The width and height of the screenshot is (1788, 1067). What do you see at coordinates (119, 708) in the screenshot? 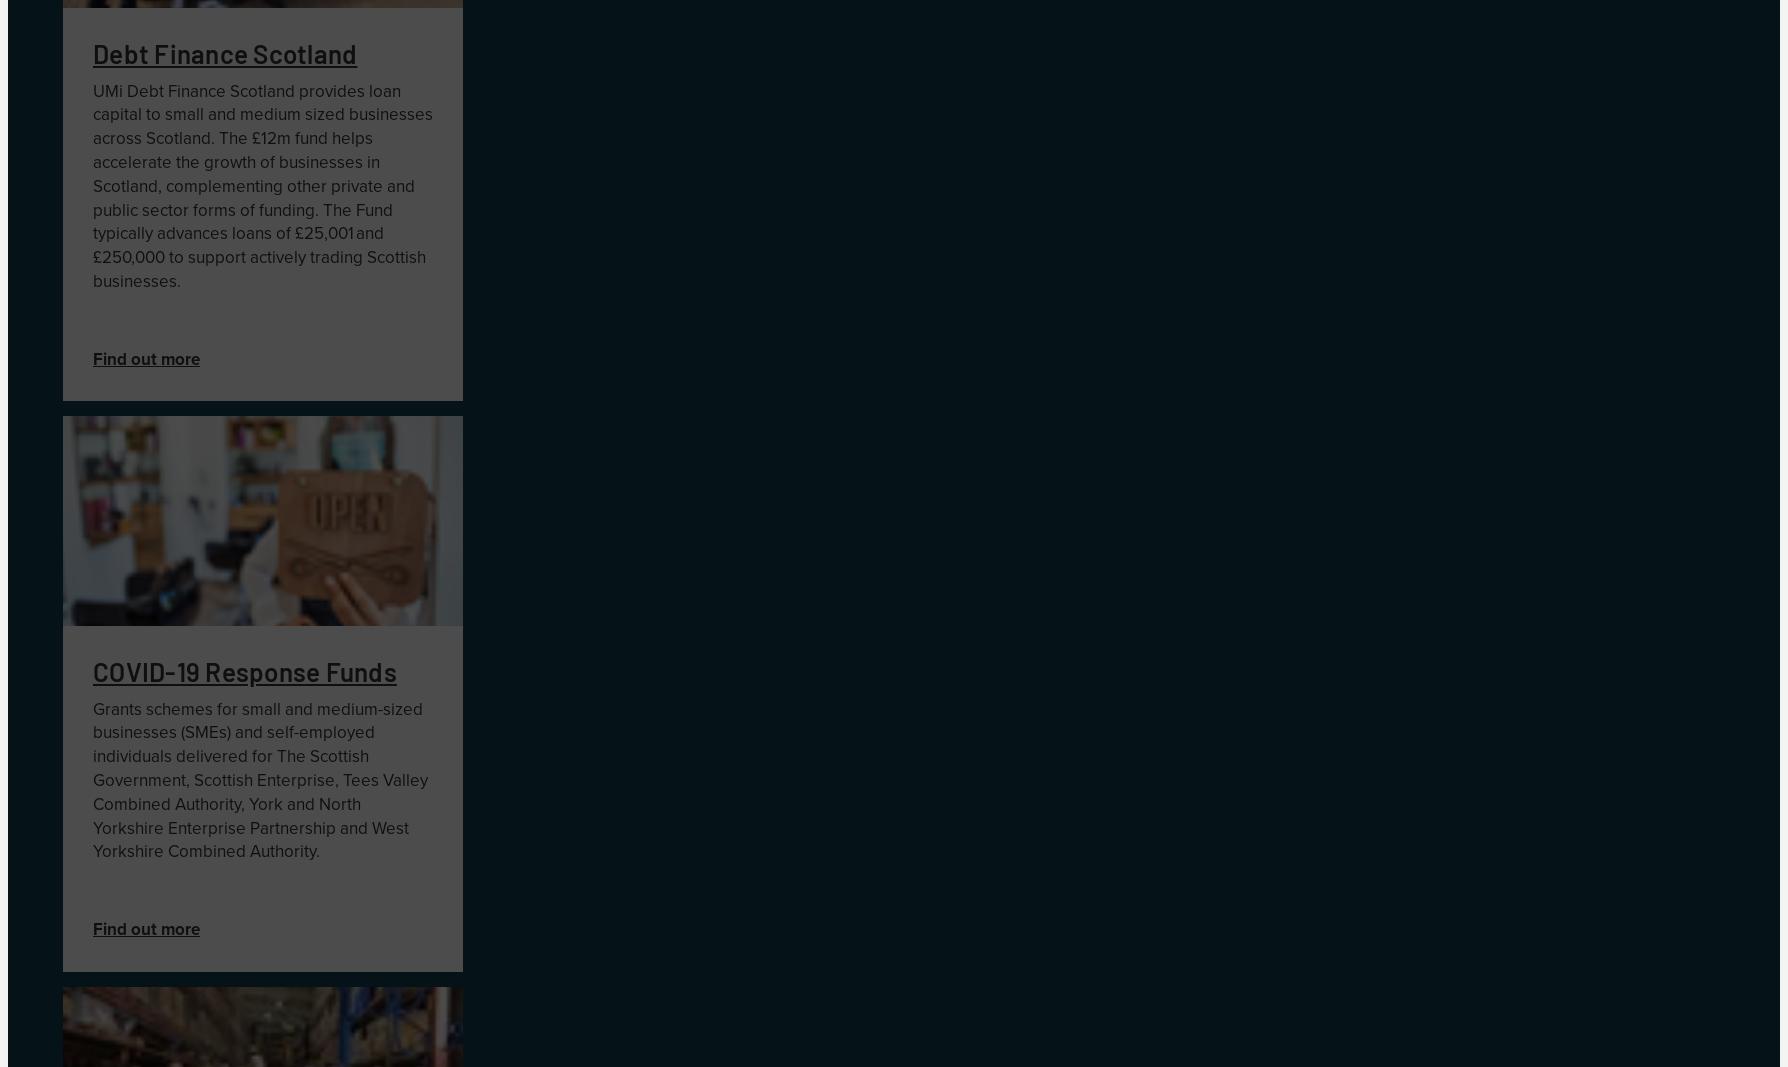
I see `'Grants'` at bounding box center [119, 708].